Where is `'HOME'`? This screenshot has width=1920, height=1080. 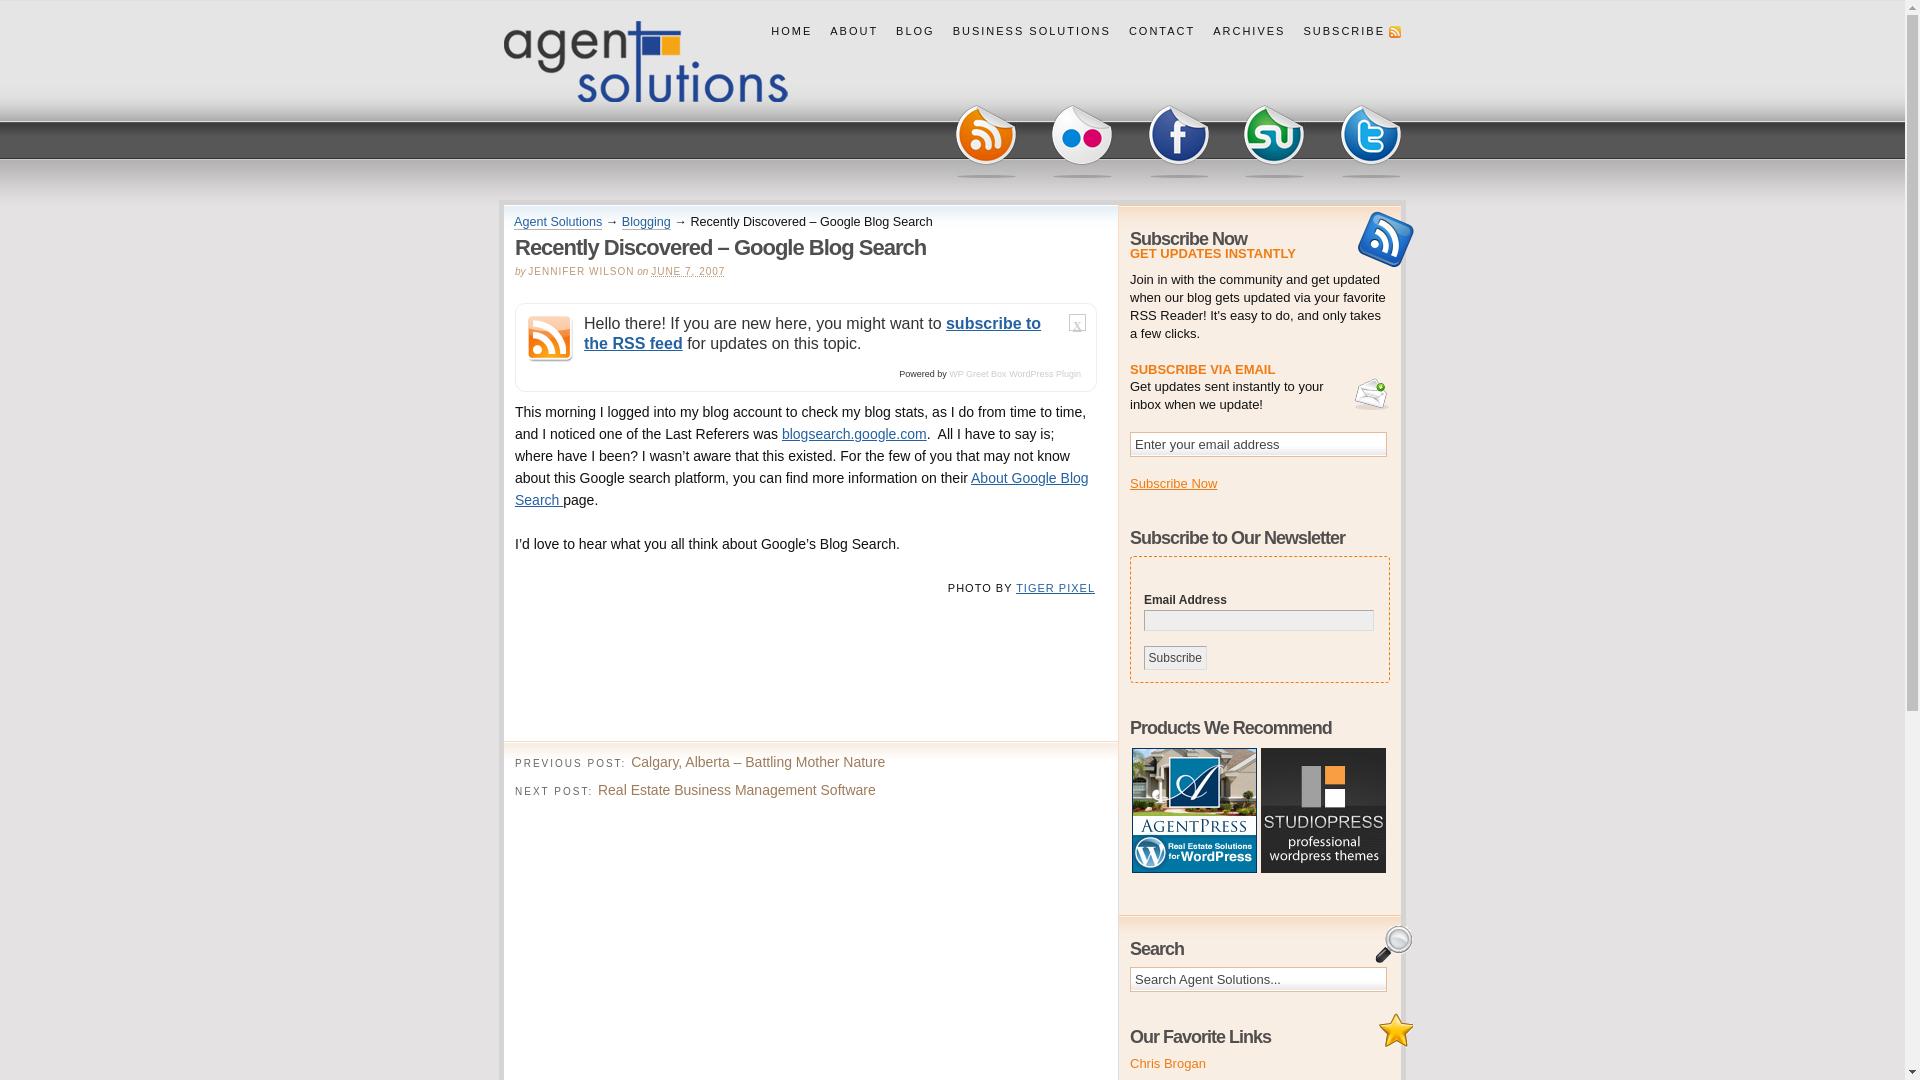 'HOME' is located at coordinates (790, 31).